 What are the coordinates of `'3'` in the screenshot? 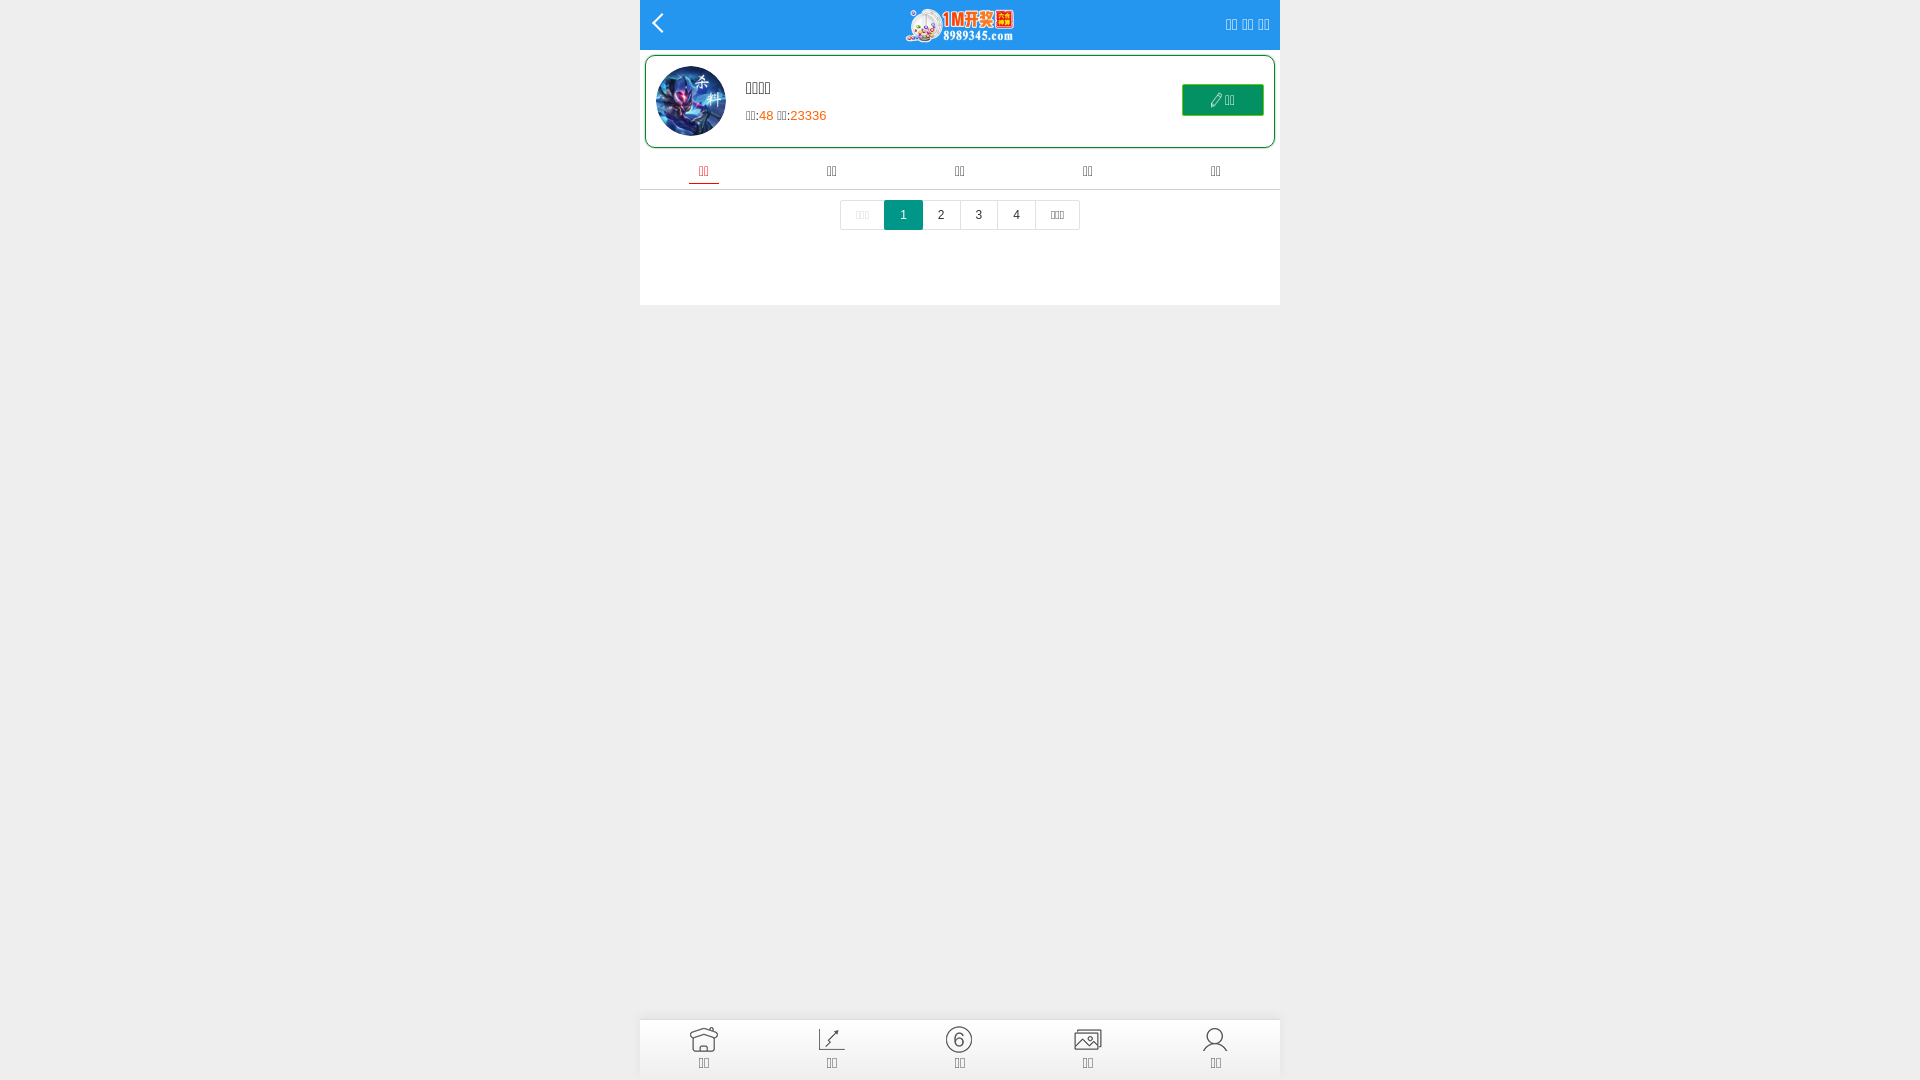 It's located at (960, 215).